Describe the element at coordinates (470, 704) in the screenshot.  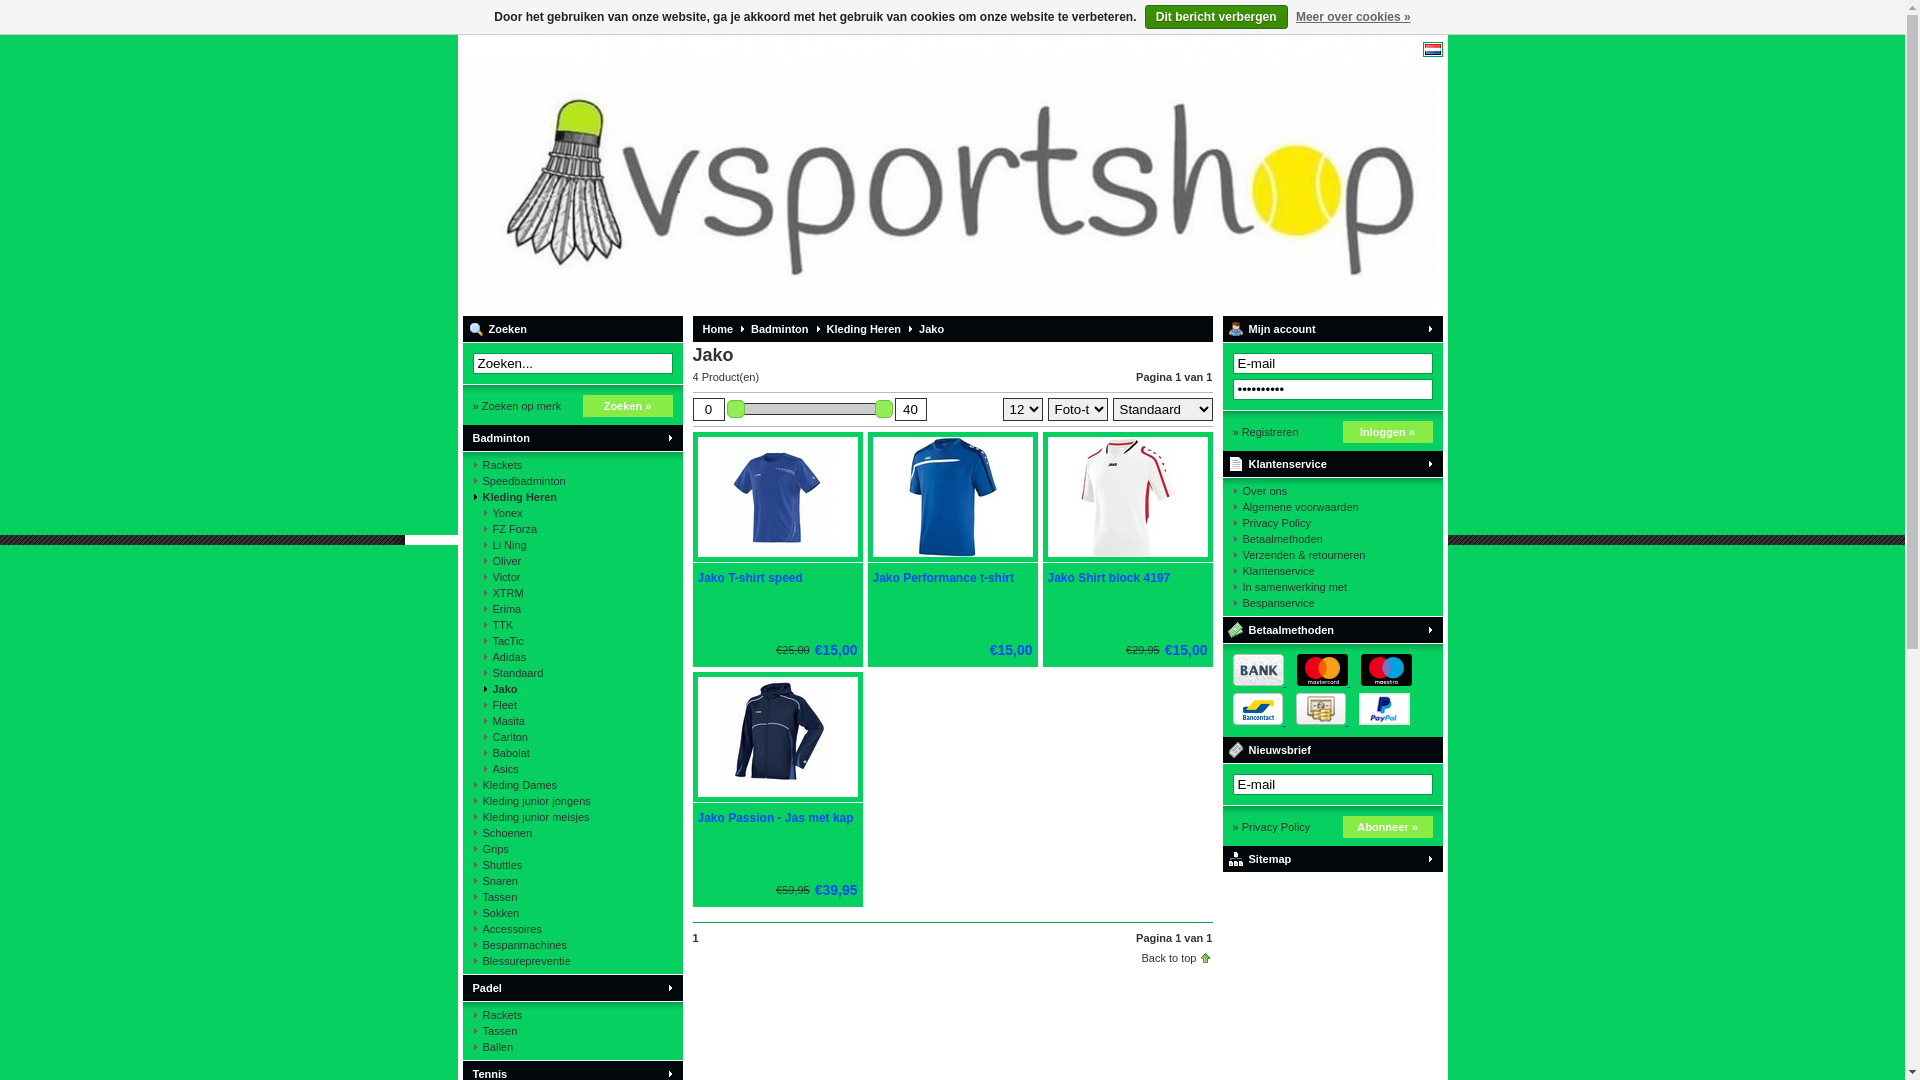
I see `'Fleet'` at that location.